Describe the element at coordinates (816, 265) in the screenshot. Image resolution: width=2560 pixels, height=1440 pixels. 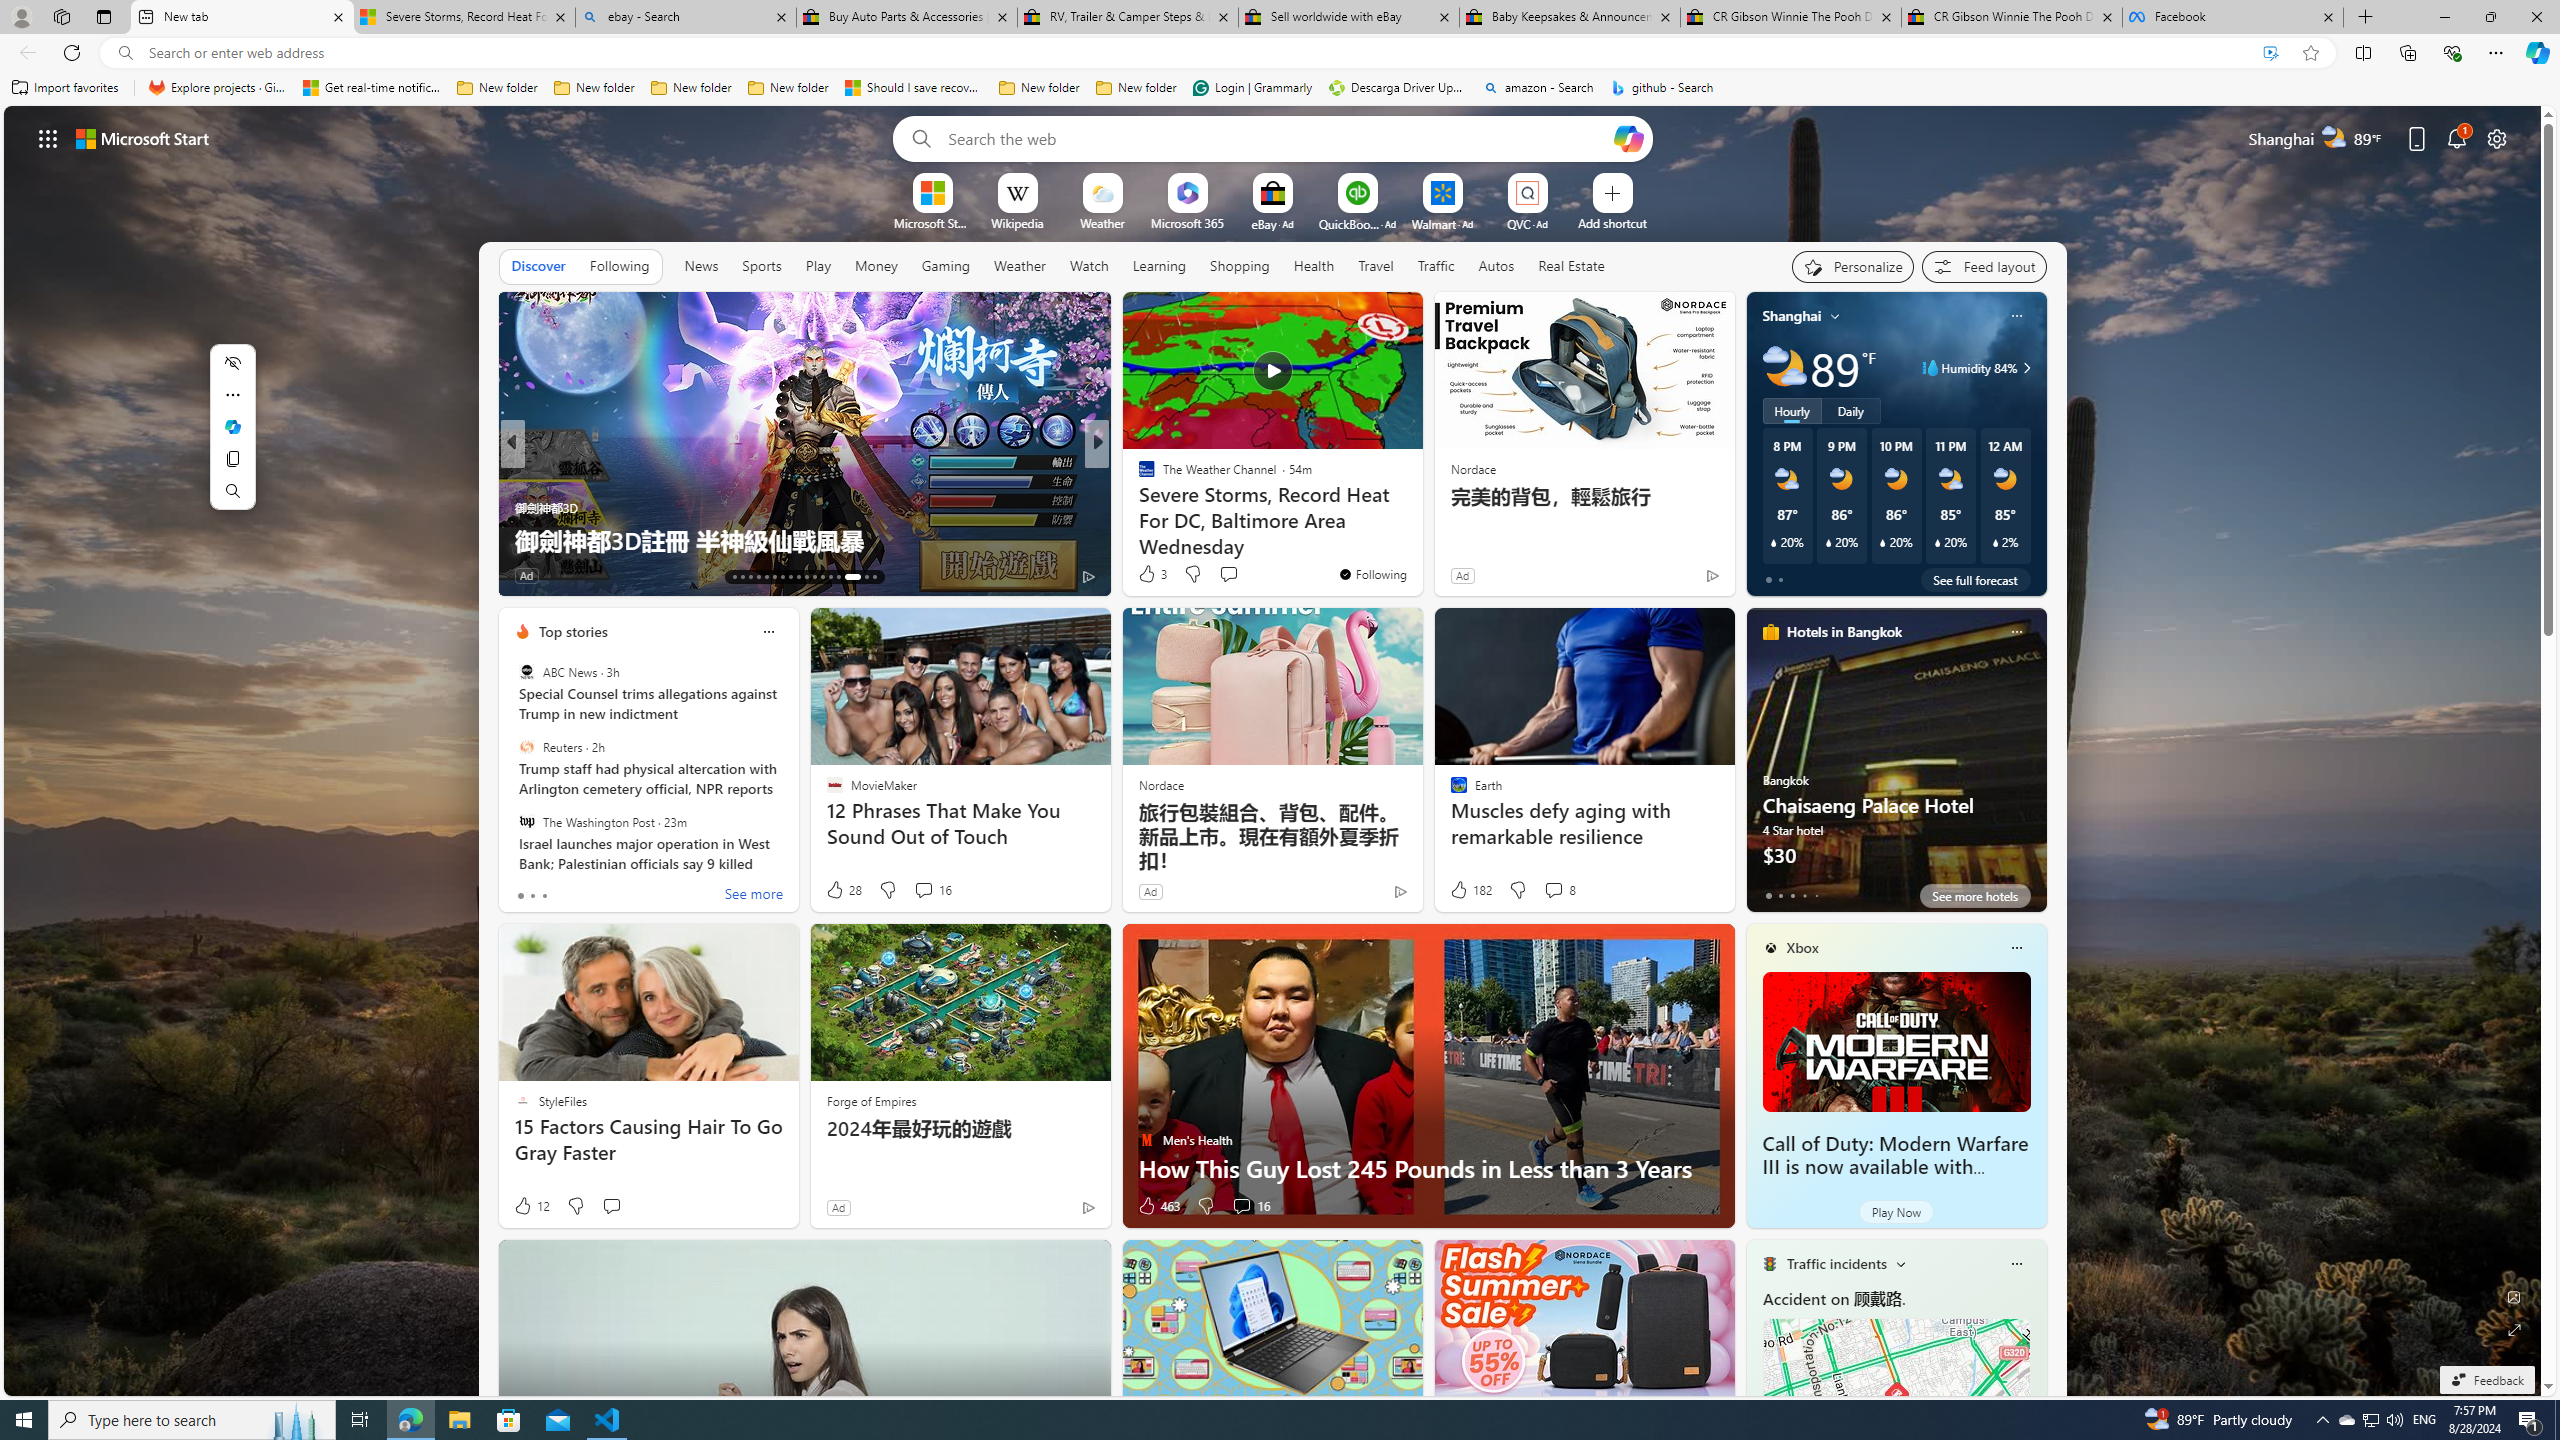
I see `'Play'` at that location.